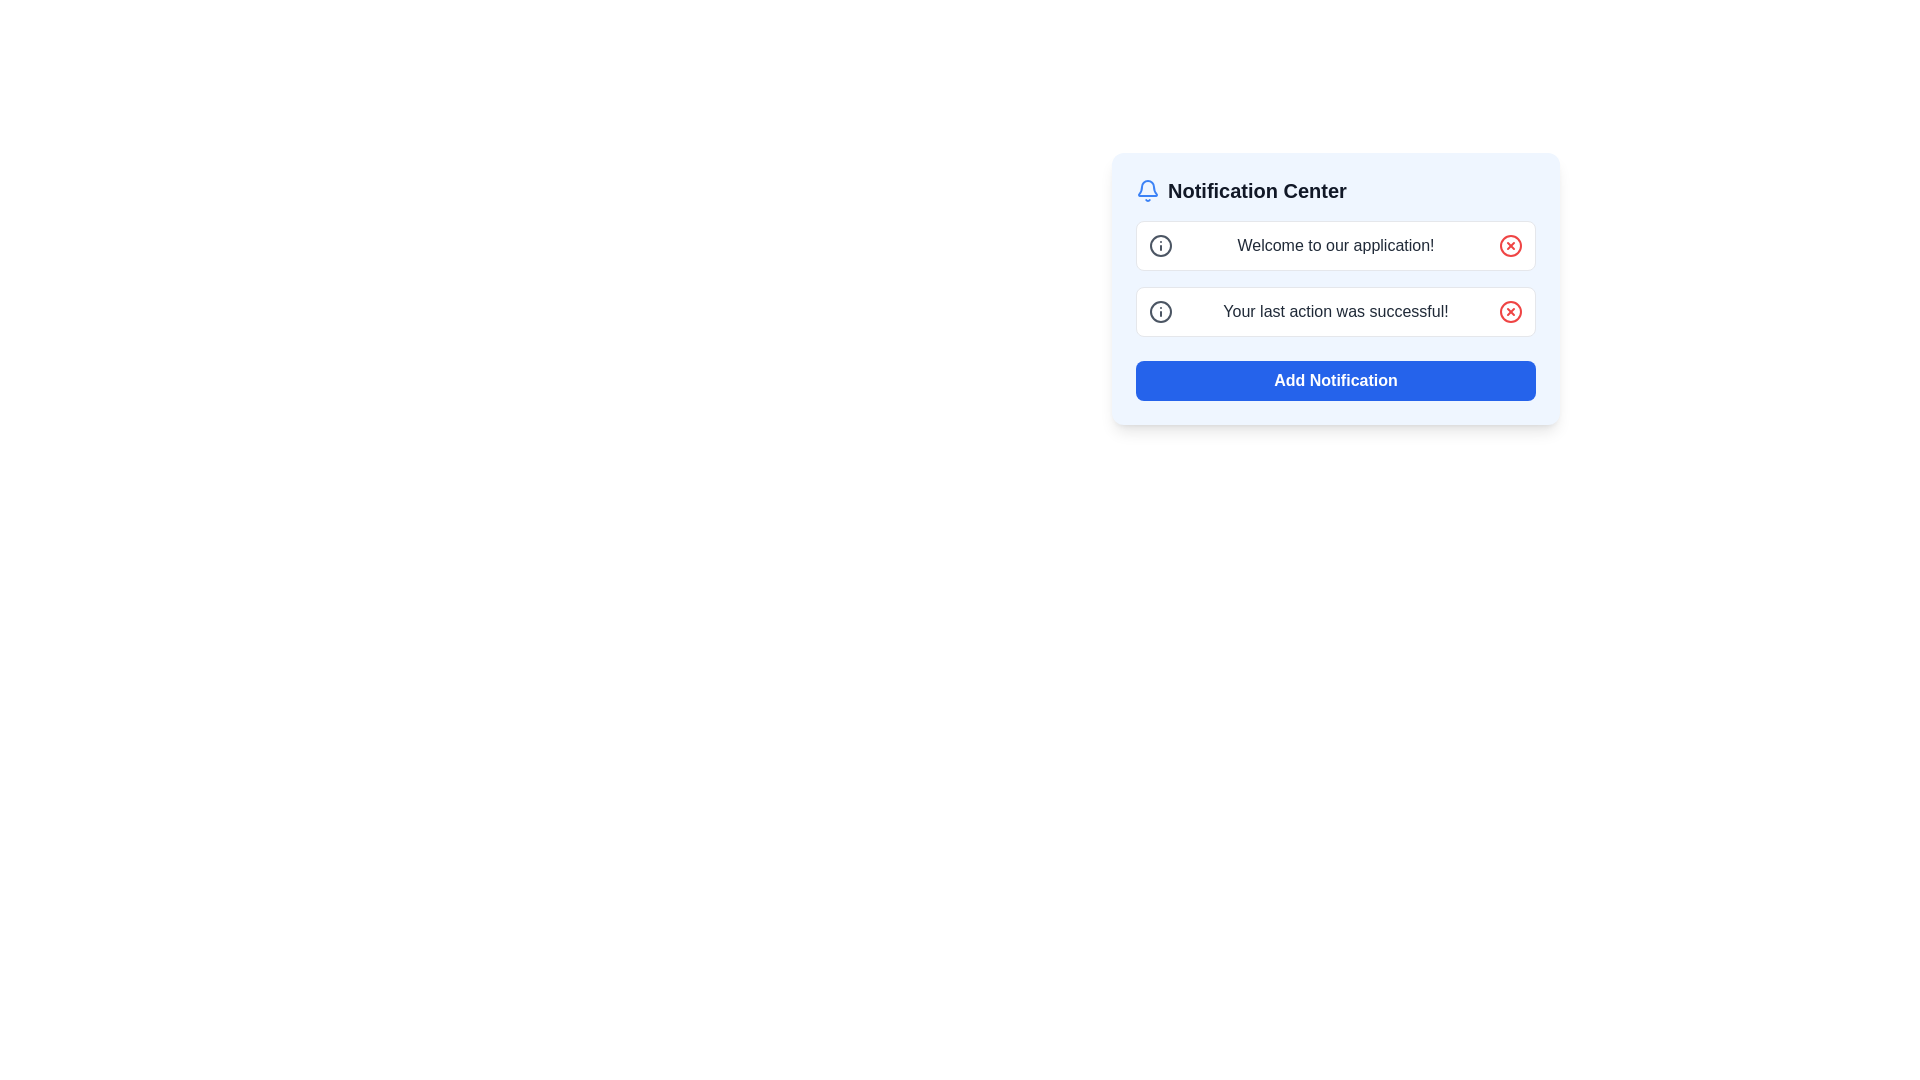 The image size is (1920, 1080). I want to click on displayed notification message from the second notification in the notification panel, which indicates the success of the user's recent action, so click(1335, 289).